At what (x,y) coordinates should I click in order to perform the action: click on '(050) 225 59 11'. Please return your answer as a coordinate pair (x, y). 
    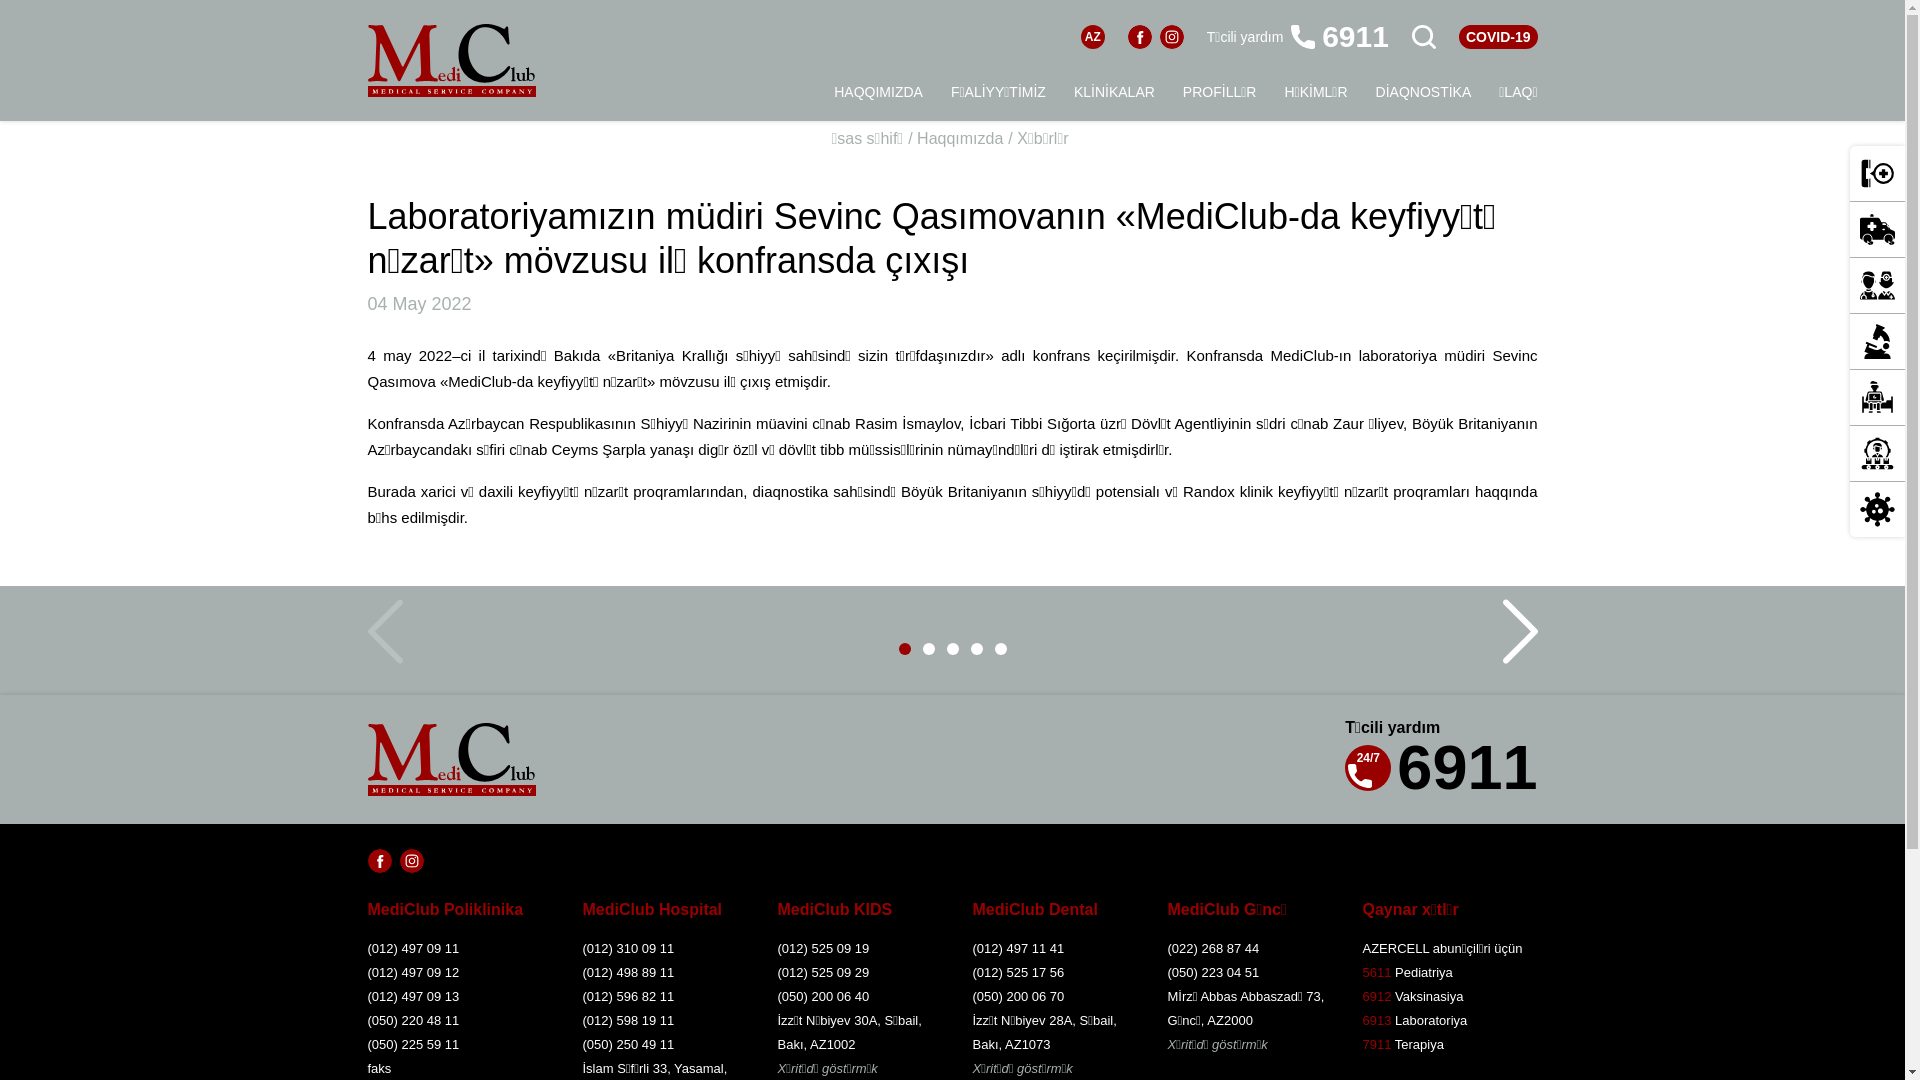
    Looking at the image, I should click on (456, 1044).